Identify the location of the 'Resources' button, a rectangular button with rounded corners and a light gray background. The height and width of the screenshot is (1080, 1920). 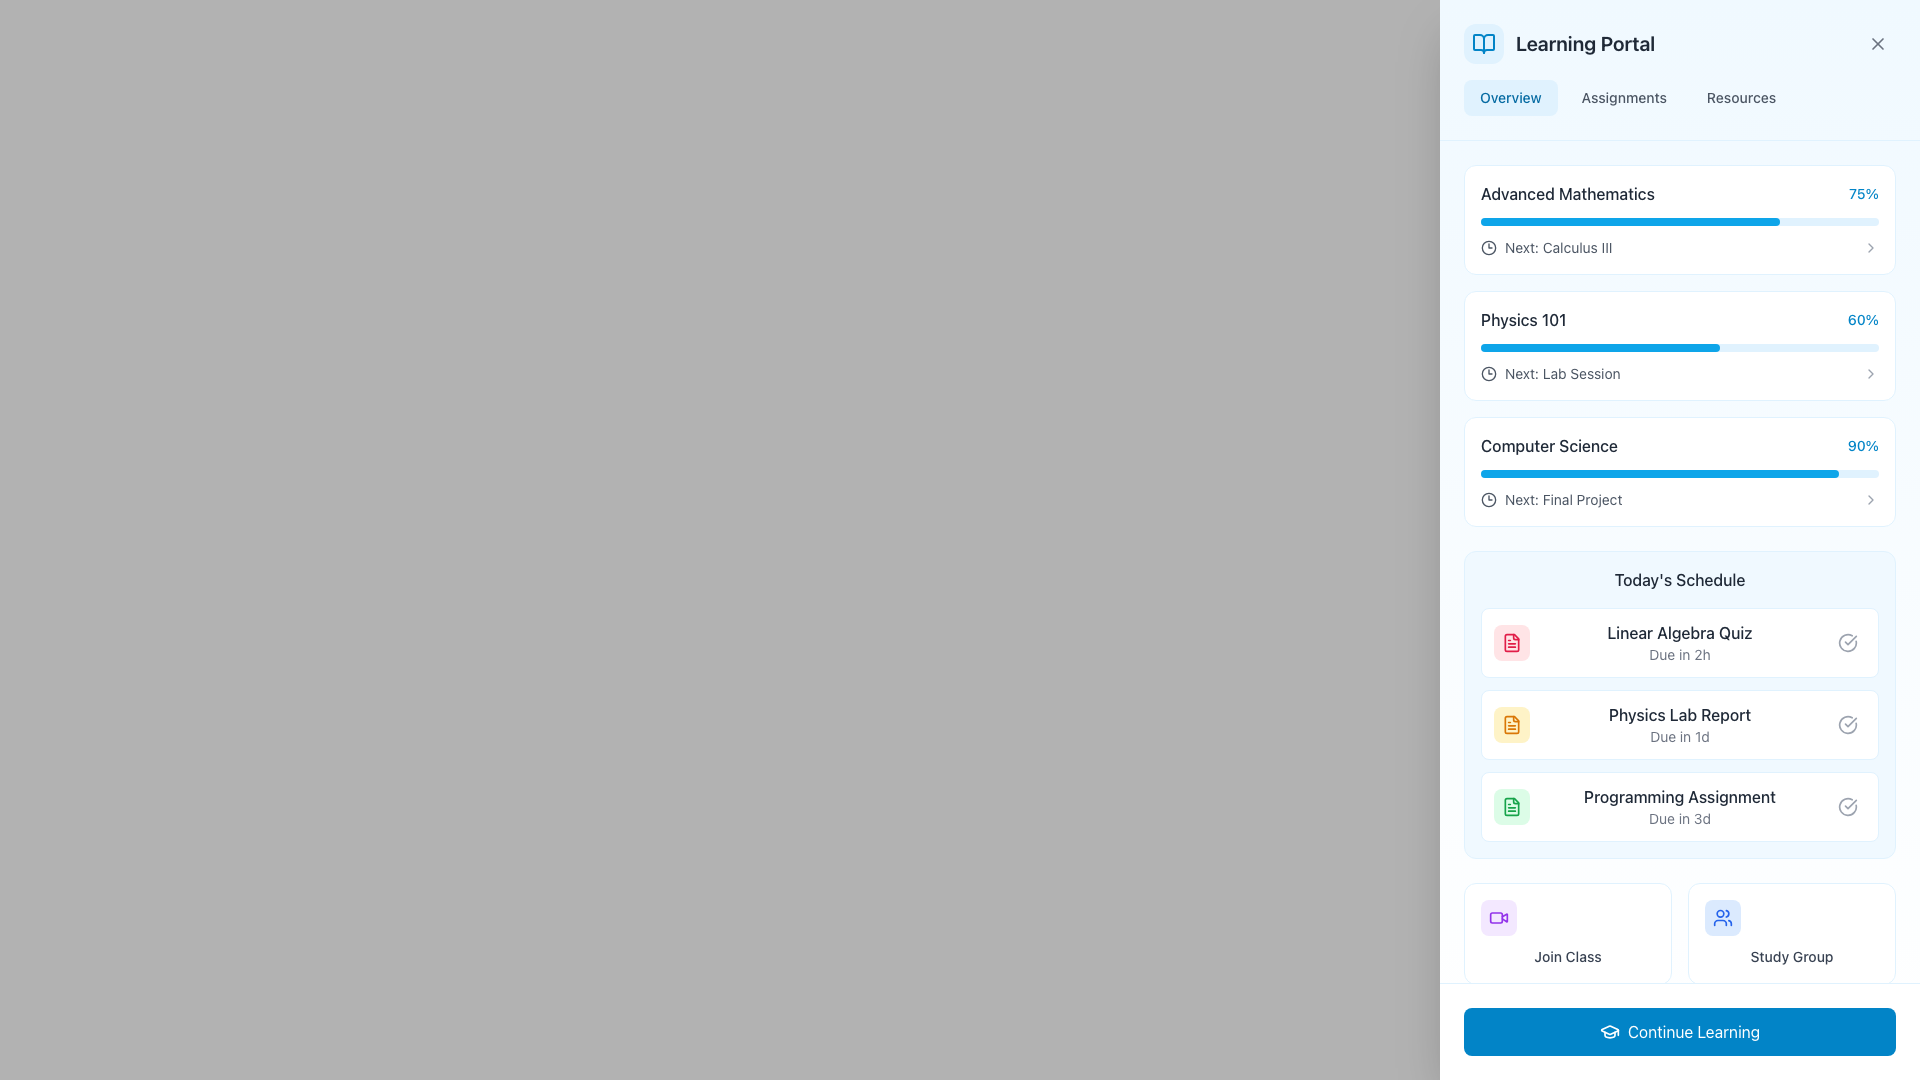
(1740, 97).